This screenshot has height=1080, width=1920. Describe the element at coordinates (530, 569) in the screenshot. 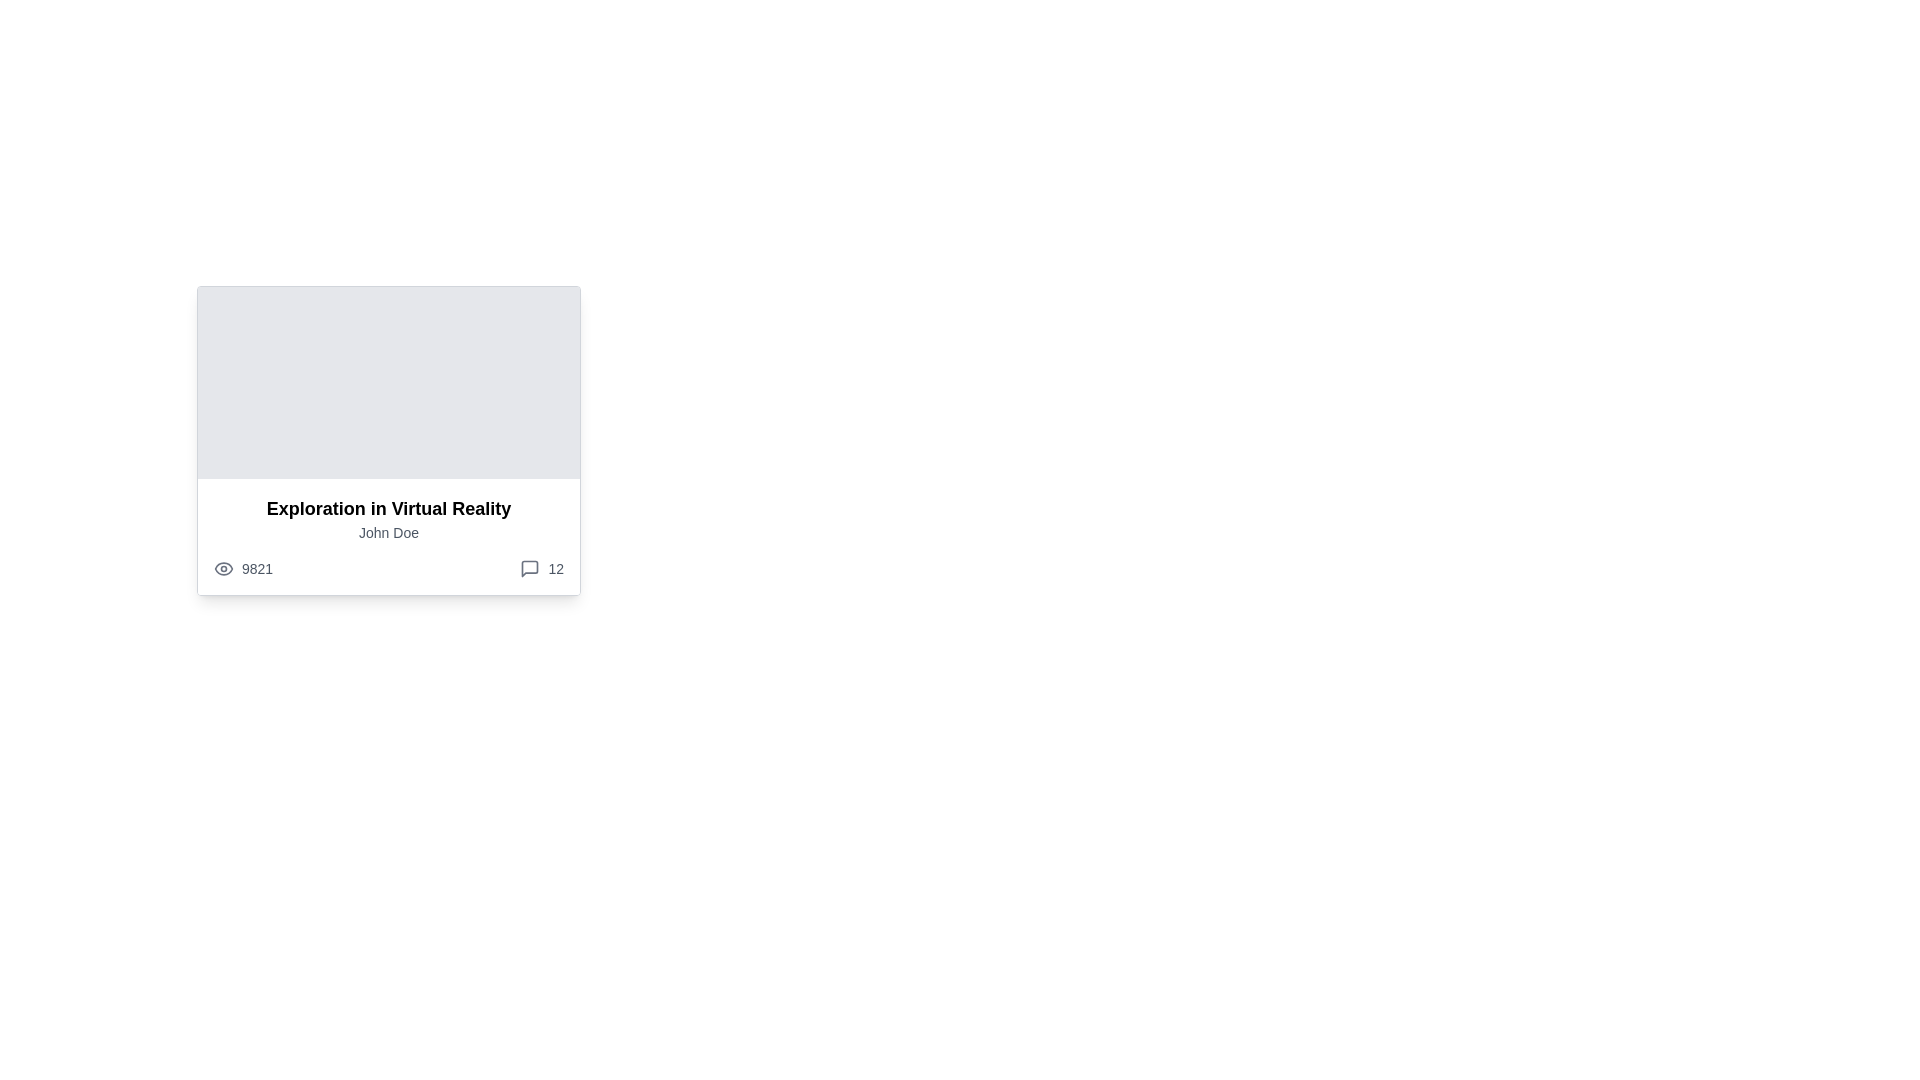

I see `the comments icon located to the left of the number '12' at the bottom-right corner of the card` at that location.